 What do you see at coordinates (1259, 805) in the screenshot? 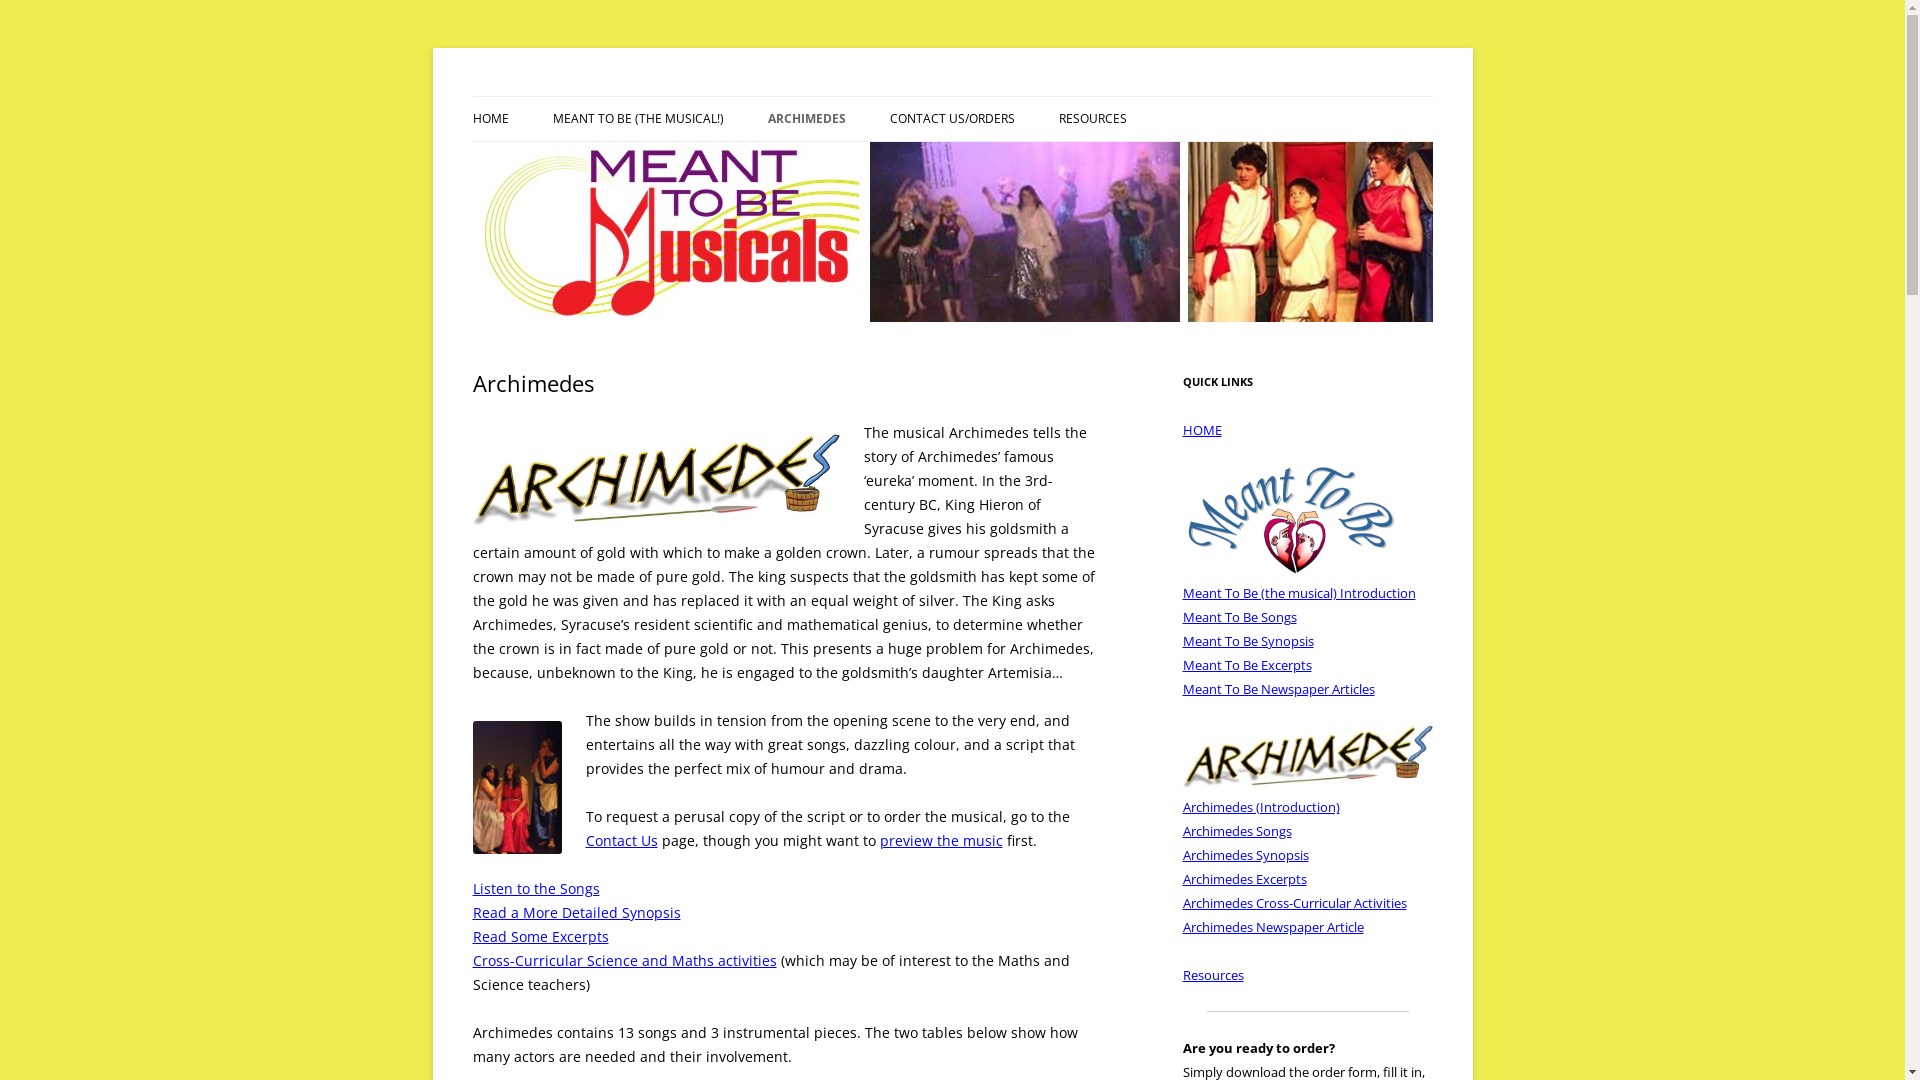
I see `'Archimedes (Introduction)'` at bounding box center [1259, 805].